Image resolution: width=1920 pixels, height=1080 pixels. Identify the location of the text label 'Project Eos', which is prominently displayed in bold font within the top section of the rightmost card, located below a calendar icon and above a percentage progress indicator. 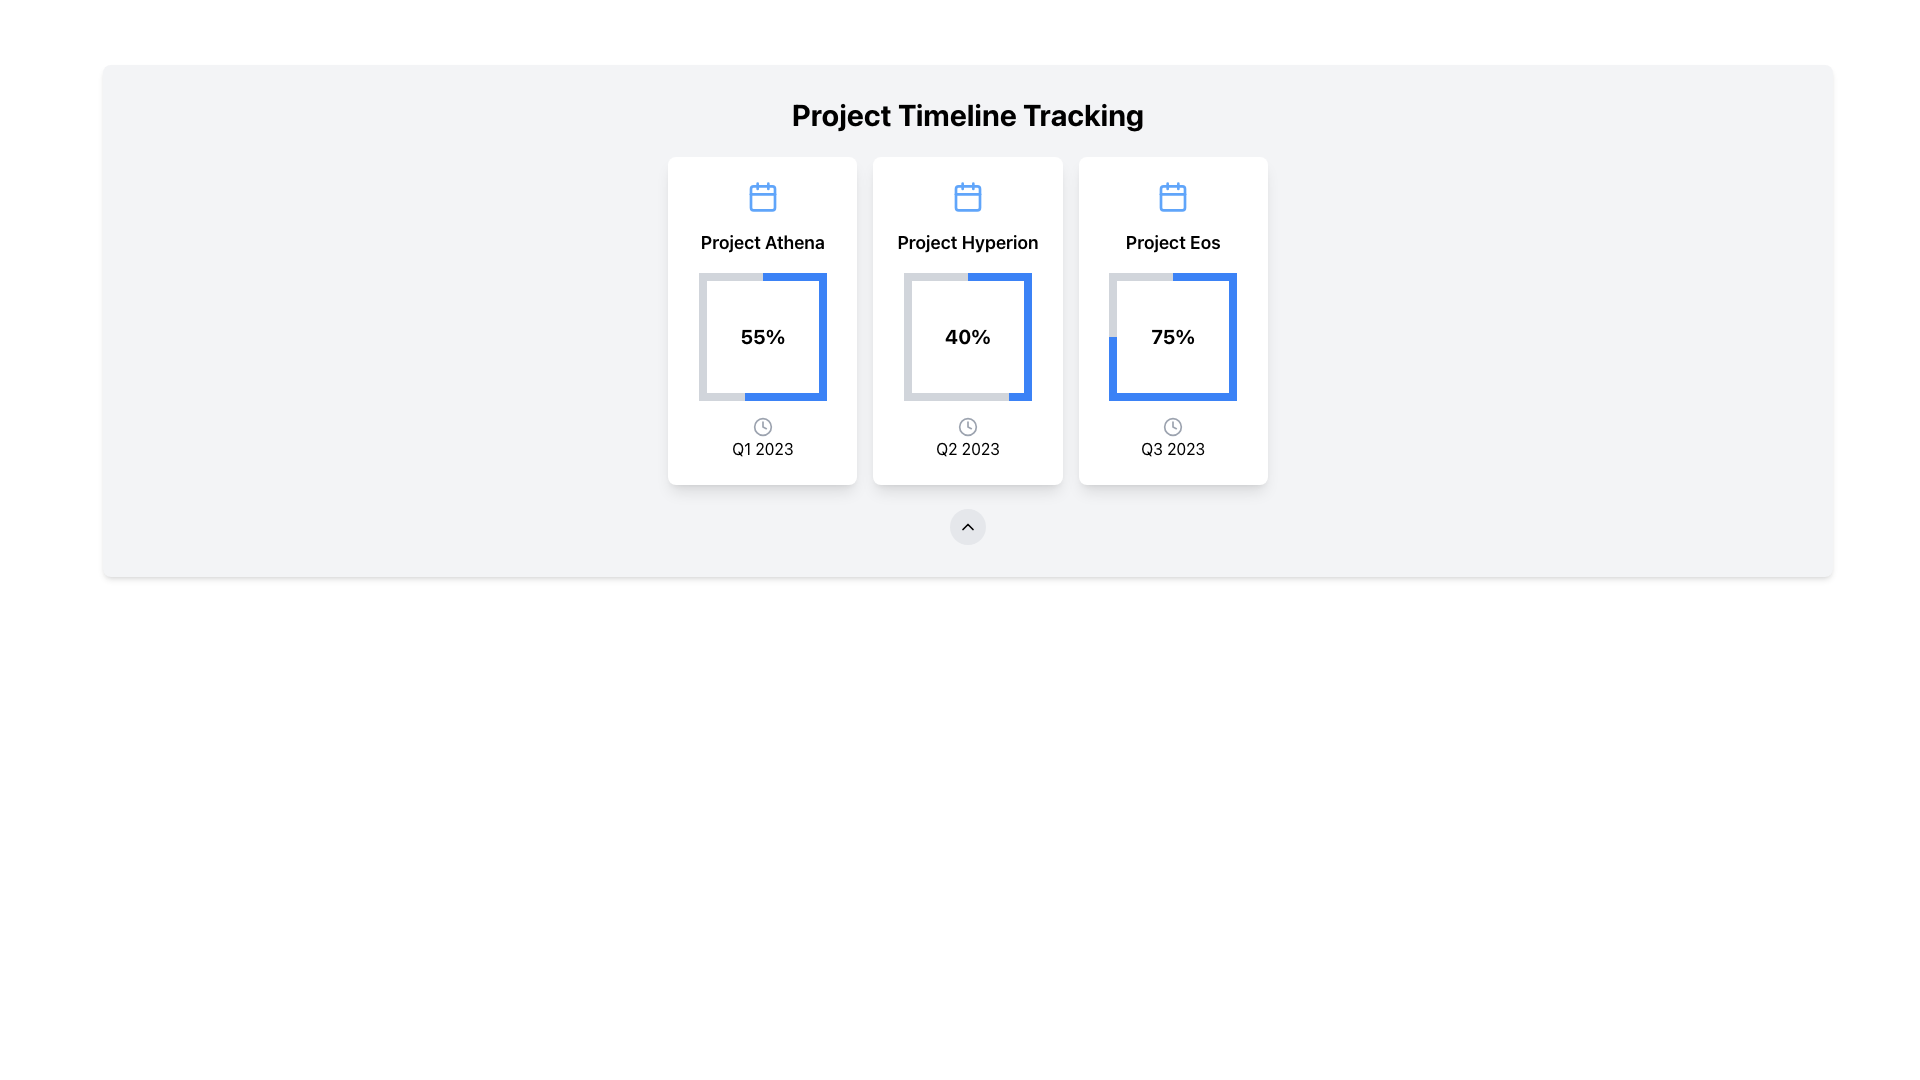
(1173, 242).